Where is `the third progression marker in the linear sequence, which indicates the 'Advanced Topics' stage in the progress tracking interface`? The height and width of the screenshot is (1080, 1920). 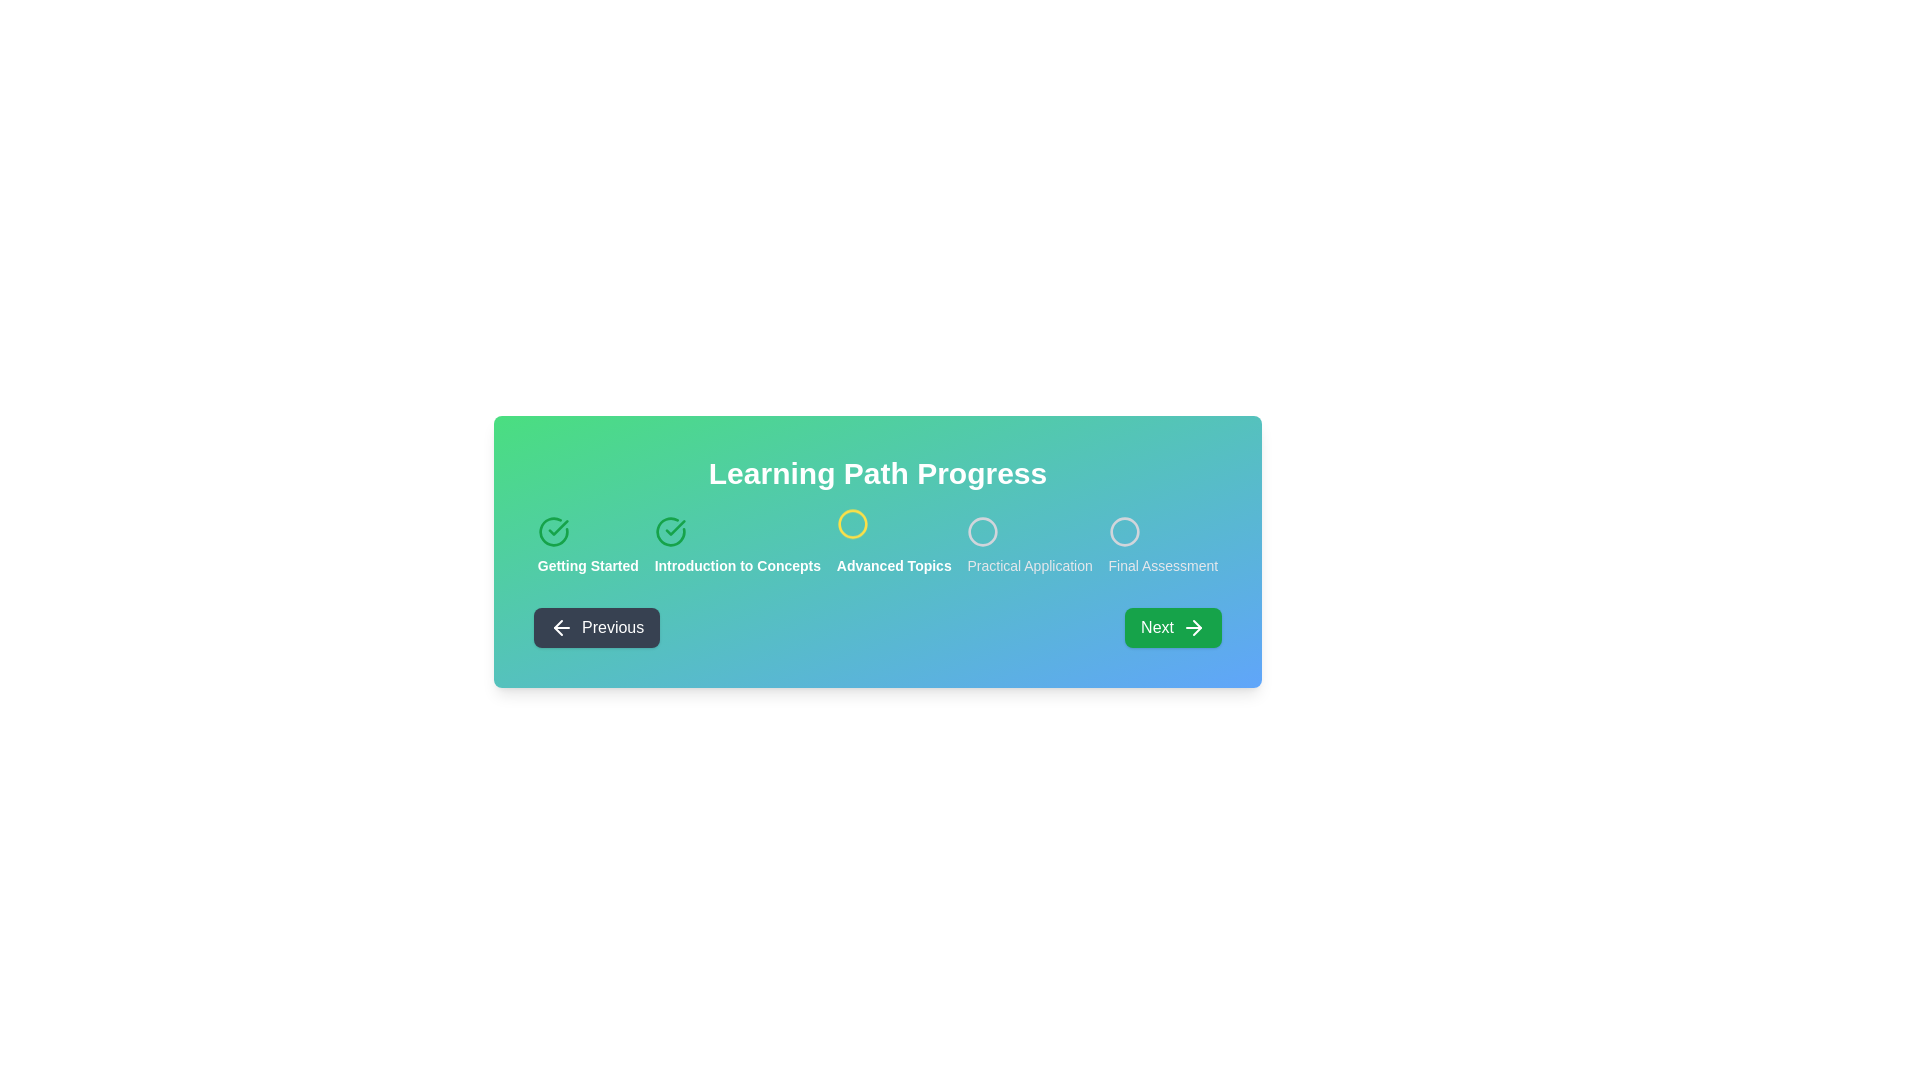 the third progression marker in the linear sequence, which indicates the 'Advanced Topics' stage in the progress tracking interface is located at coordinates (852, 527).